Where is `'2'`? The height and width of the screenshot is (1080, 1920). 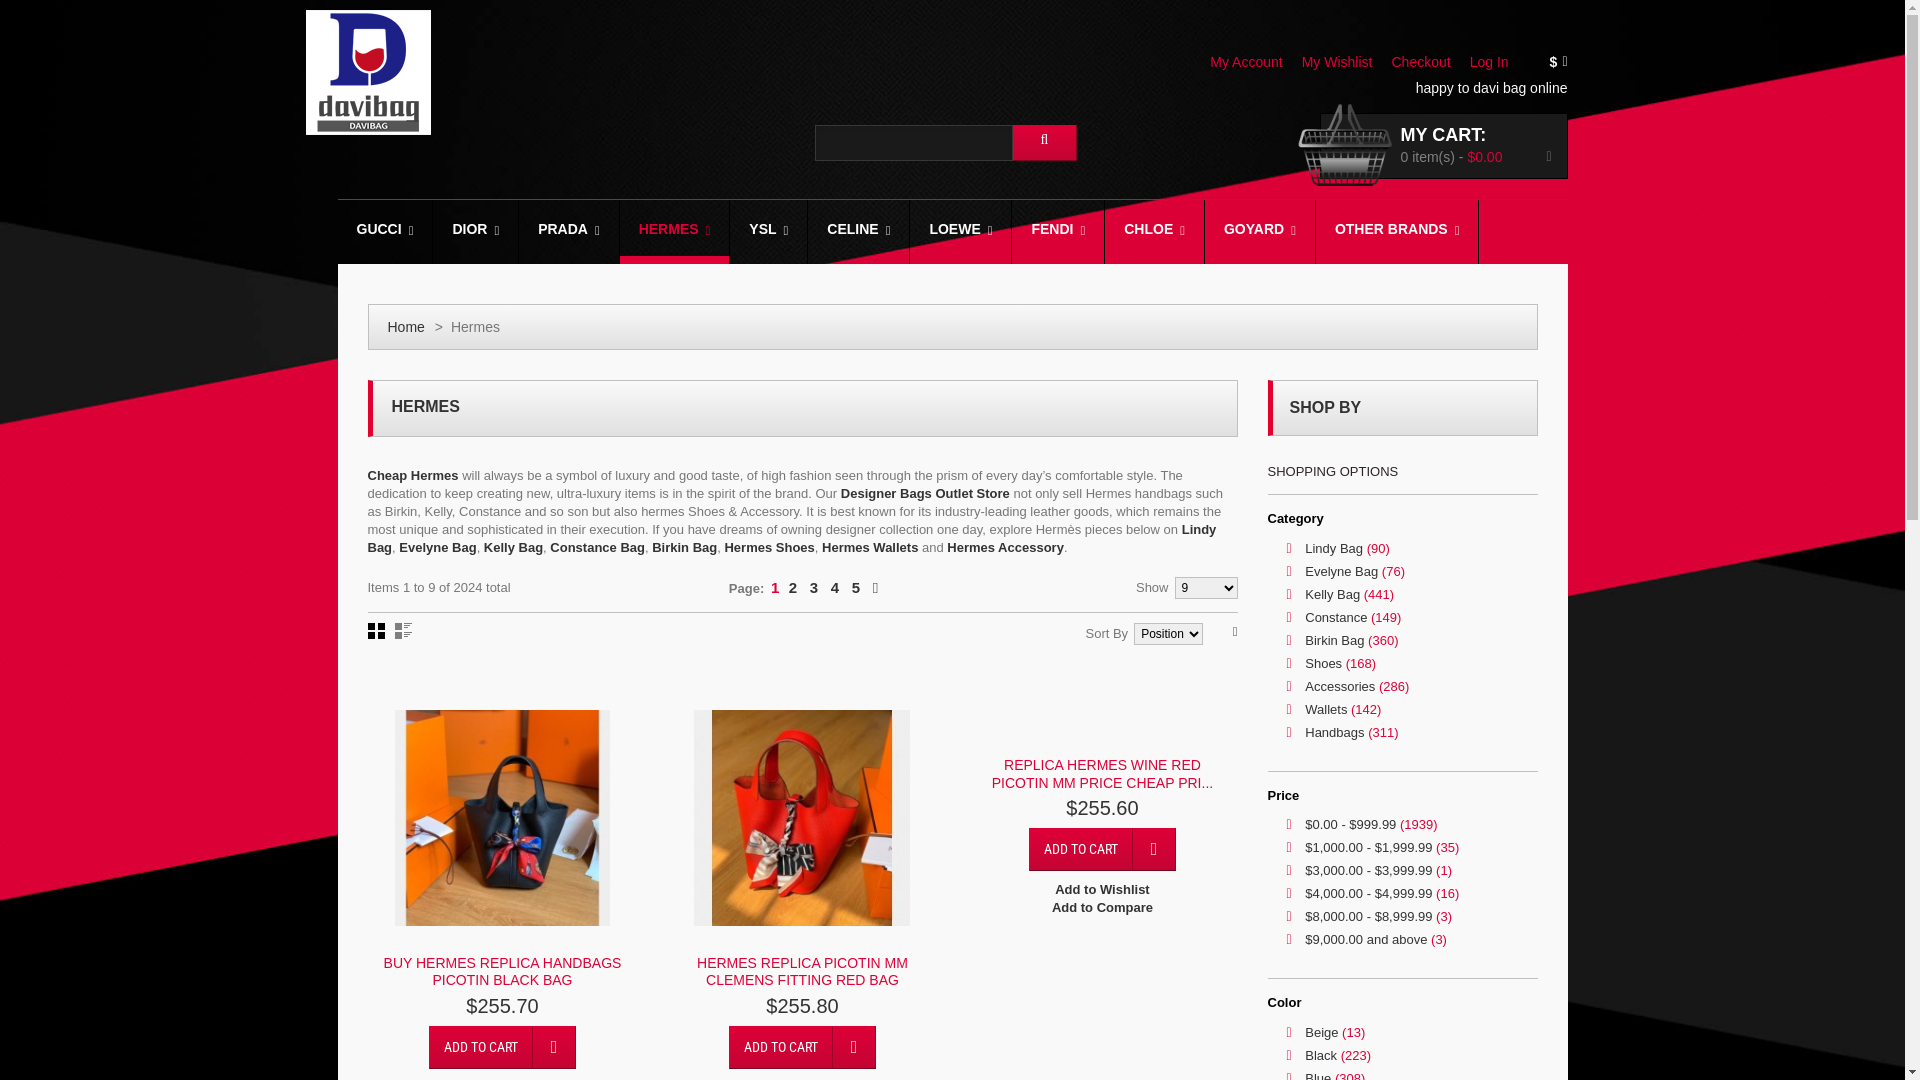
'2' is located at coordinates (791, 586).